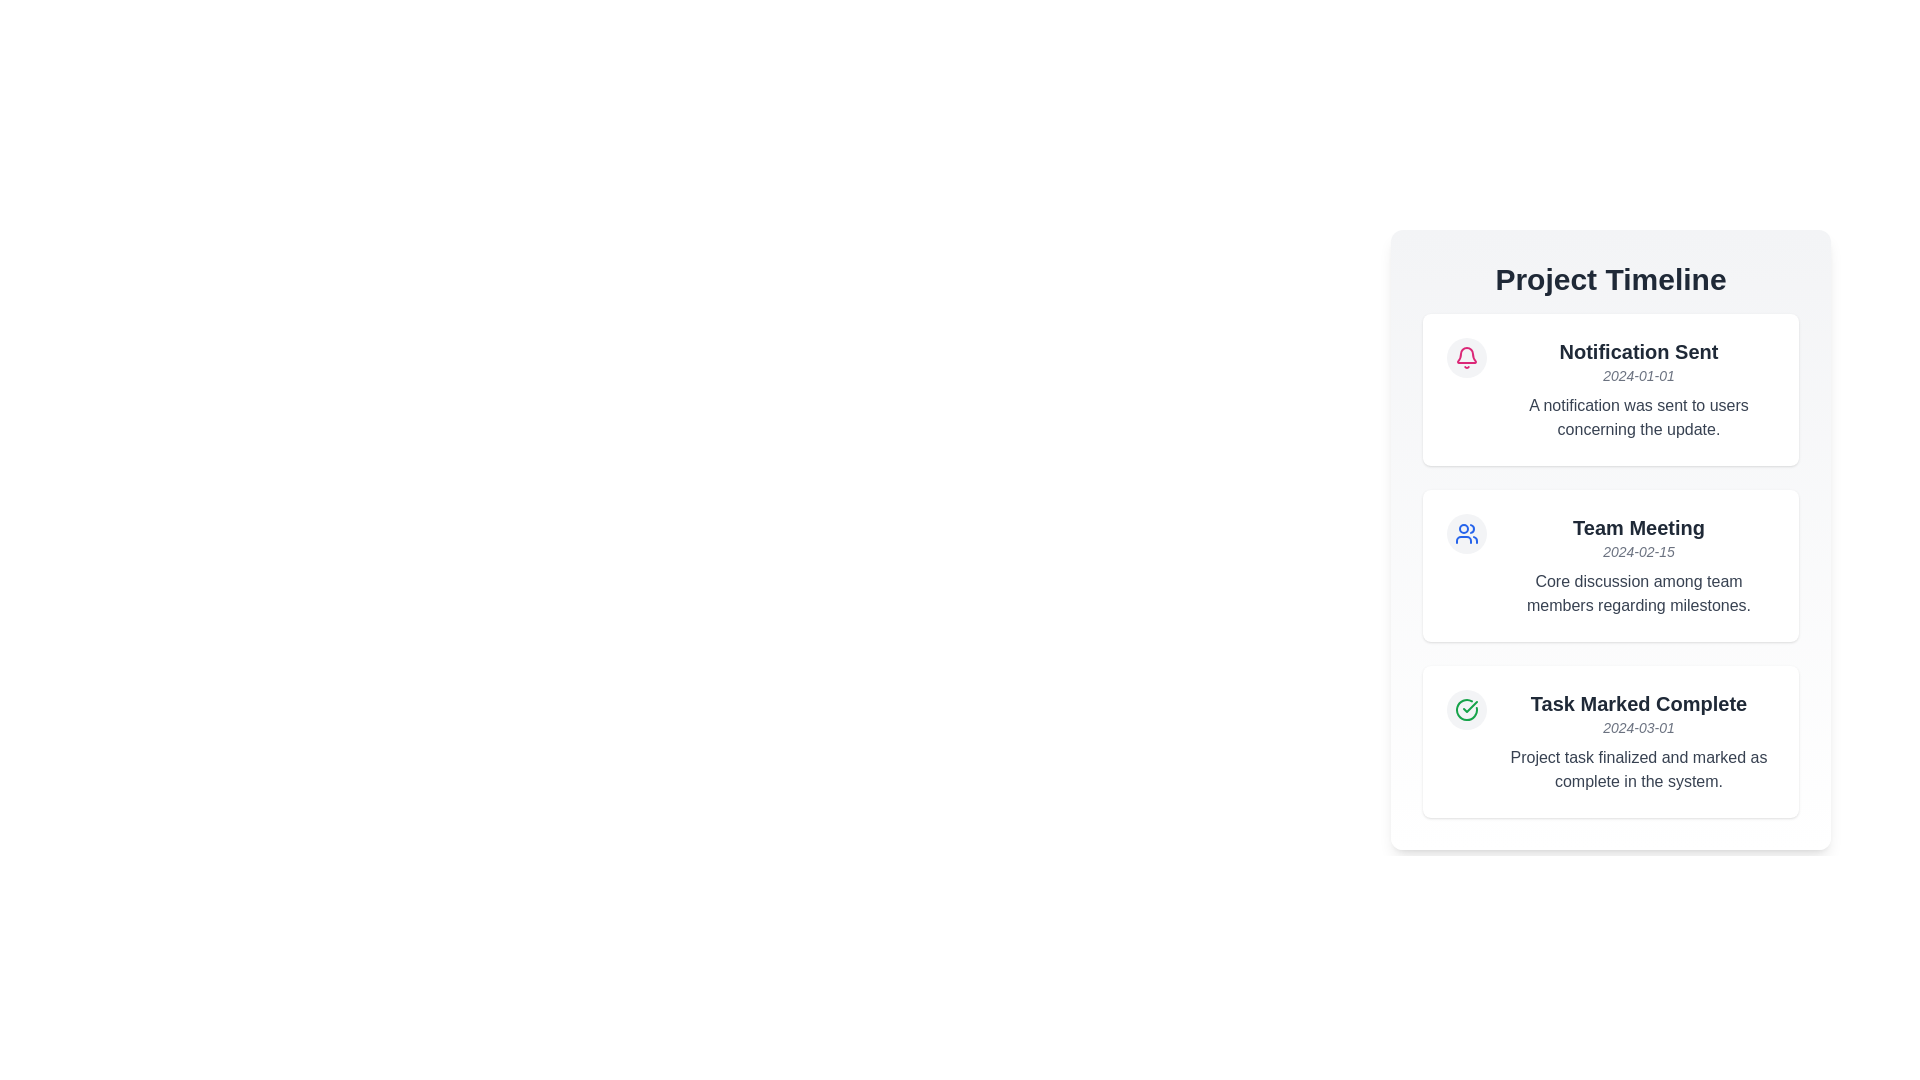  Describe the element at coordinates (1638, 769) in the screenshot. I see `the static text block that displays the message 'Project task finalized and marked as complete in the system.' located at the bottom of the 'Task Marked Complete' event card in the 'Project Timeline' section` at that location.